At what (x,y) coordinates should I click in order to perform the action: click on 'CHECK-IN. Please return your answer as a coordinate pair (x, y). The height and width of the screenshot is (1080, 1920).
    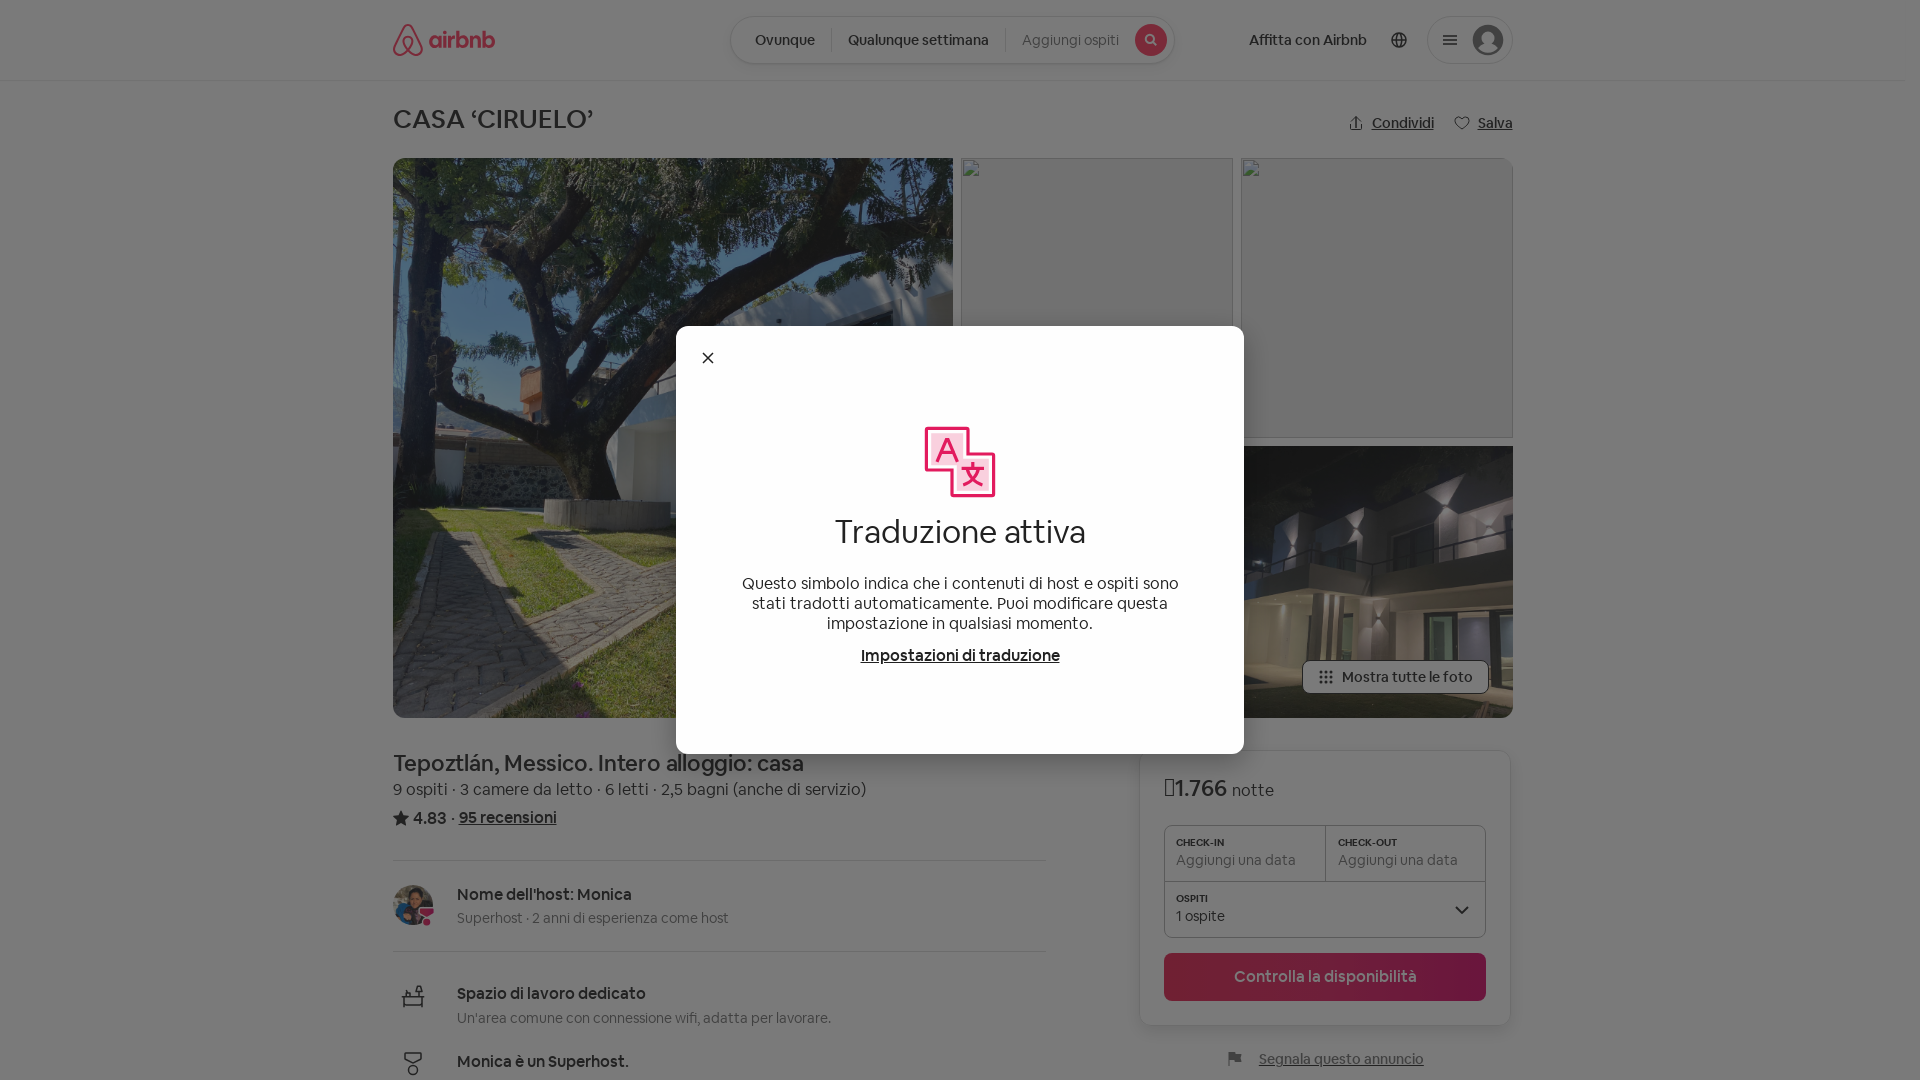
    Looking at the image, I should click on (1324, 852).